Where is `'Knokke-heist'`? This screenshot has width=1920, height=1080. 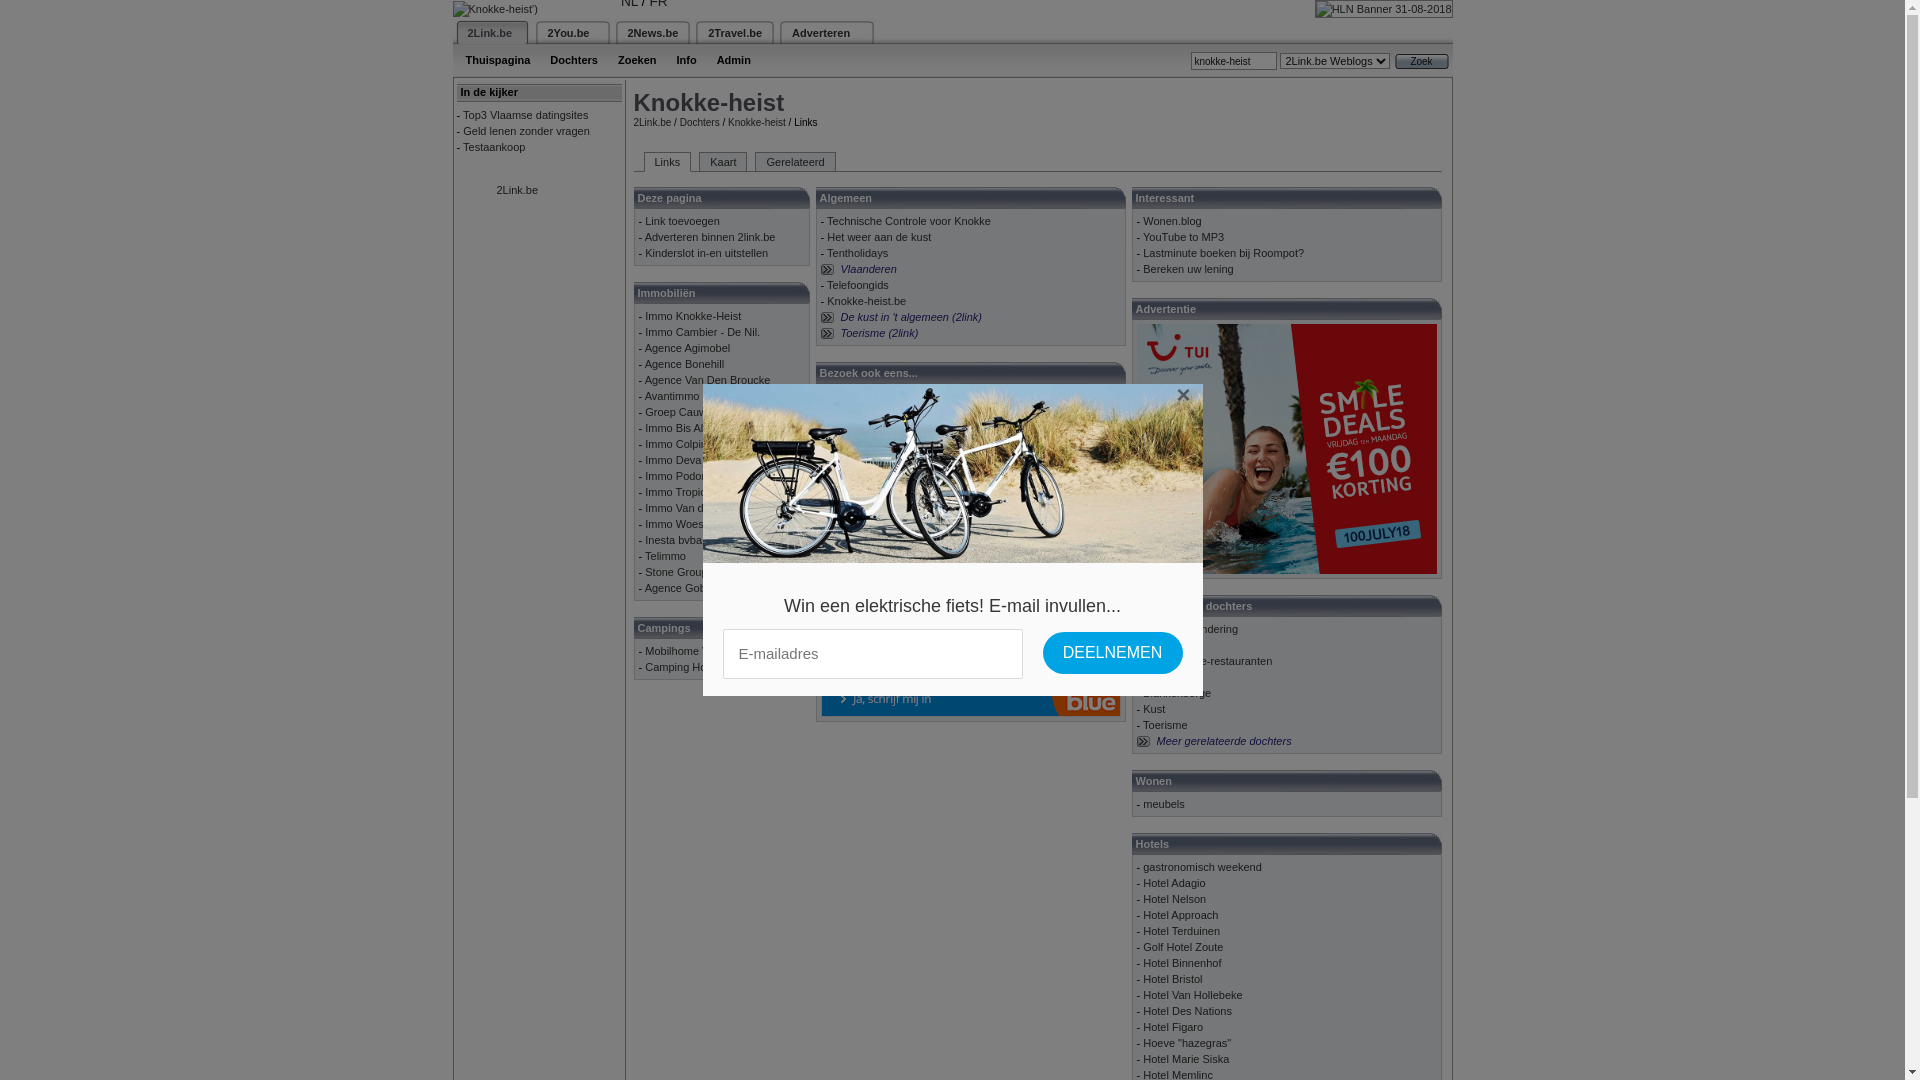 'Knokke-heist' is located at coordinates (756, 122).